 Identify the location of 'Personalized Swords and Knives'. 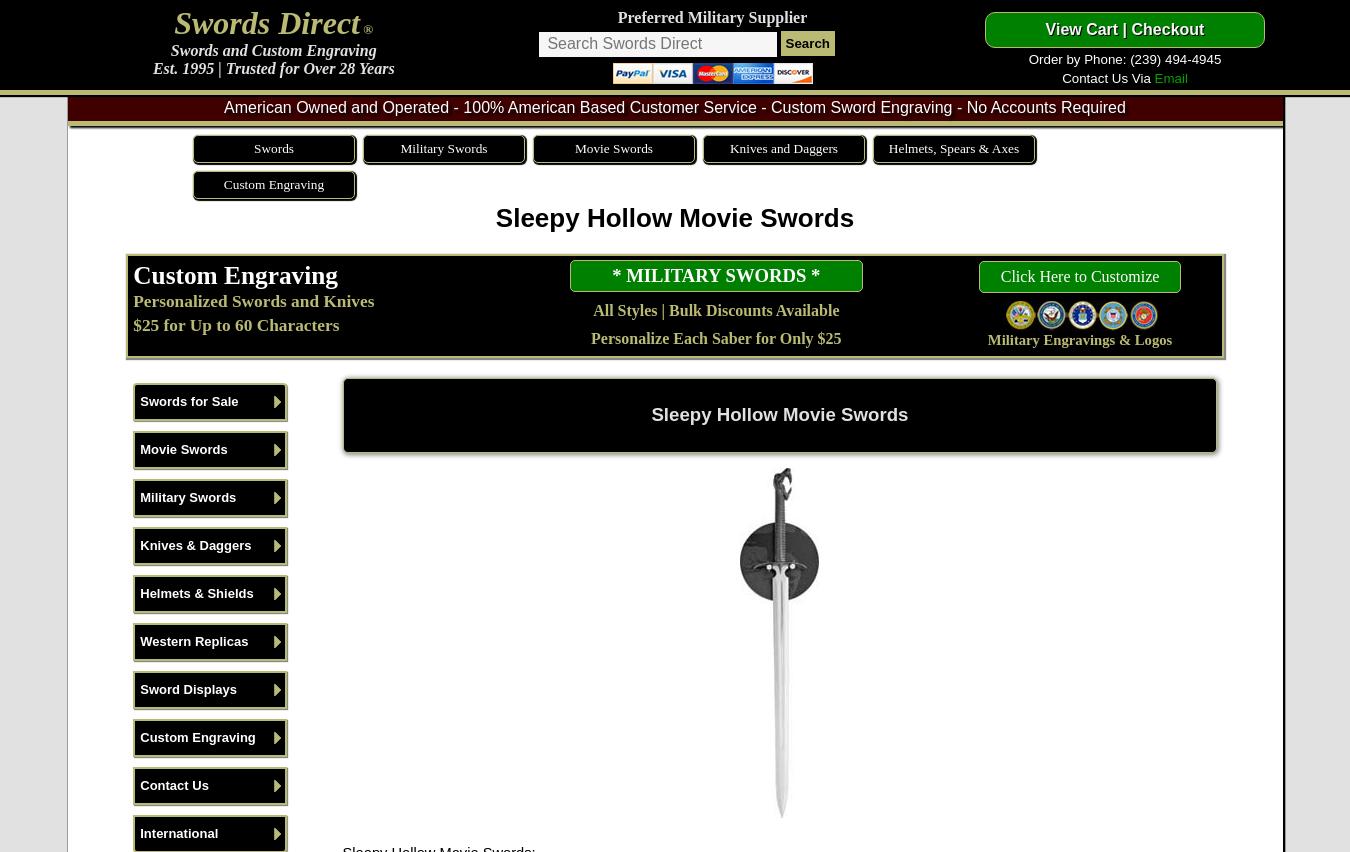
(252, 300).